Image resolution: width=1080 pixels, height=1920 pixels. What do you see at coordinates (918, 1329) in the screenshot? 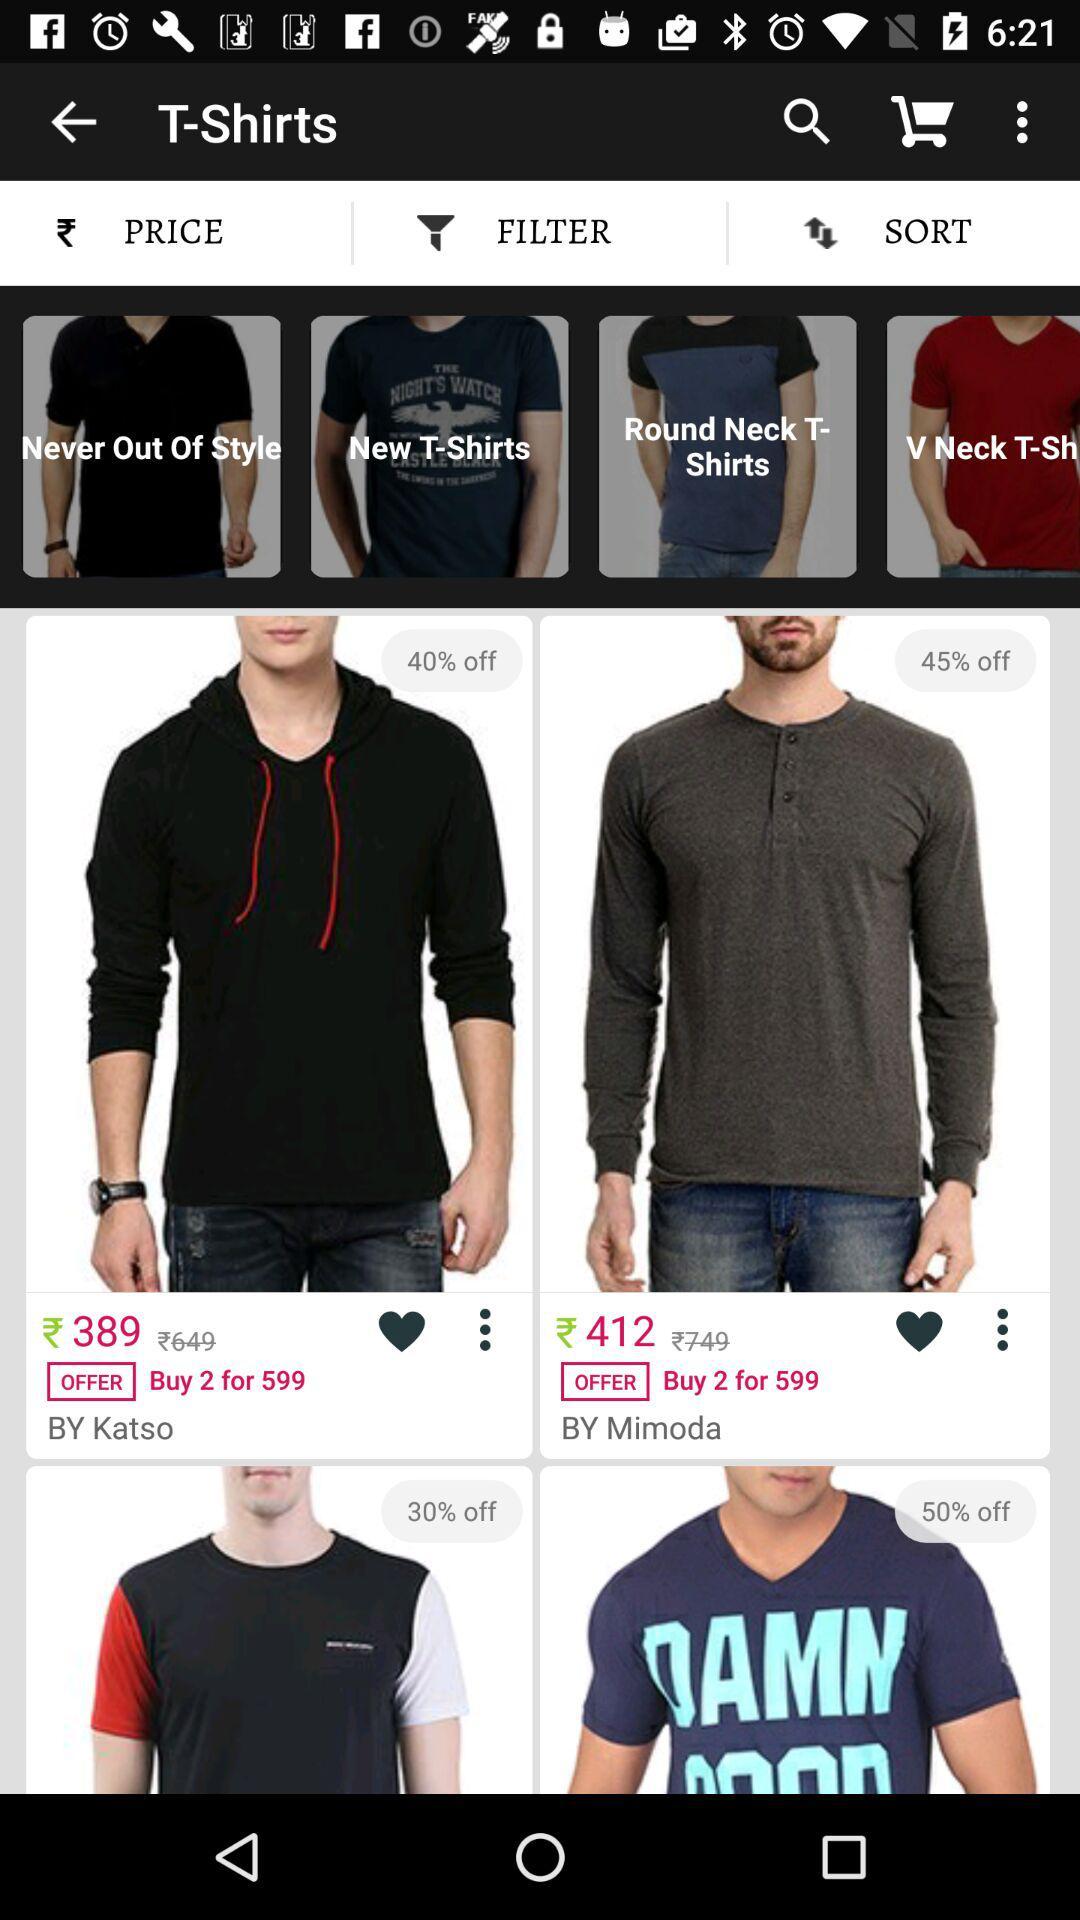
I see `share th like option` at bounding box center [918, 1329].